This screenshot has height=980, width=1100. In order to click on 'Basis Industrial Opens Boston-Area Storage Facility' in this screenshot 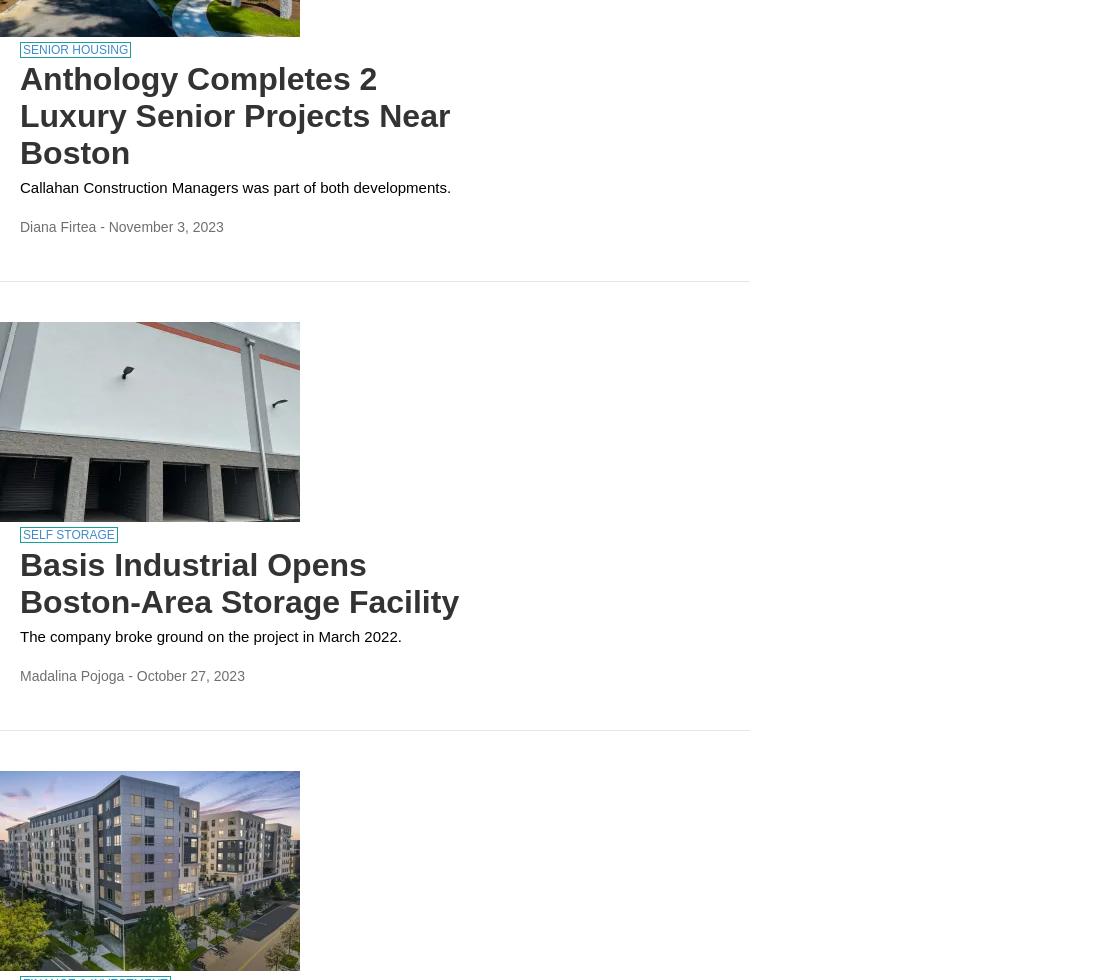, I will do `click(19, 583)`.